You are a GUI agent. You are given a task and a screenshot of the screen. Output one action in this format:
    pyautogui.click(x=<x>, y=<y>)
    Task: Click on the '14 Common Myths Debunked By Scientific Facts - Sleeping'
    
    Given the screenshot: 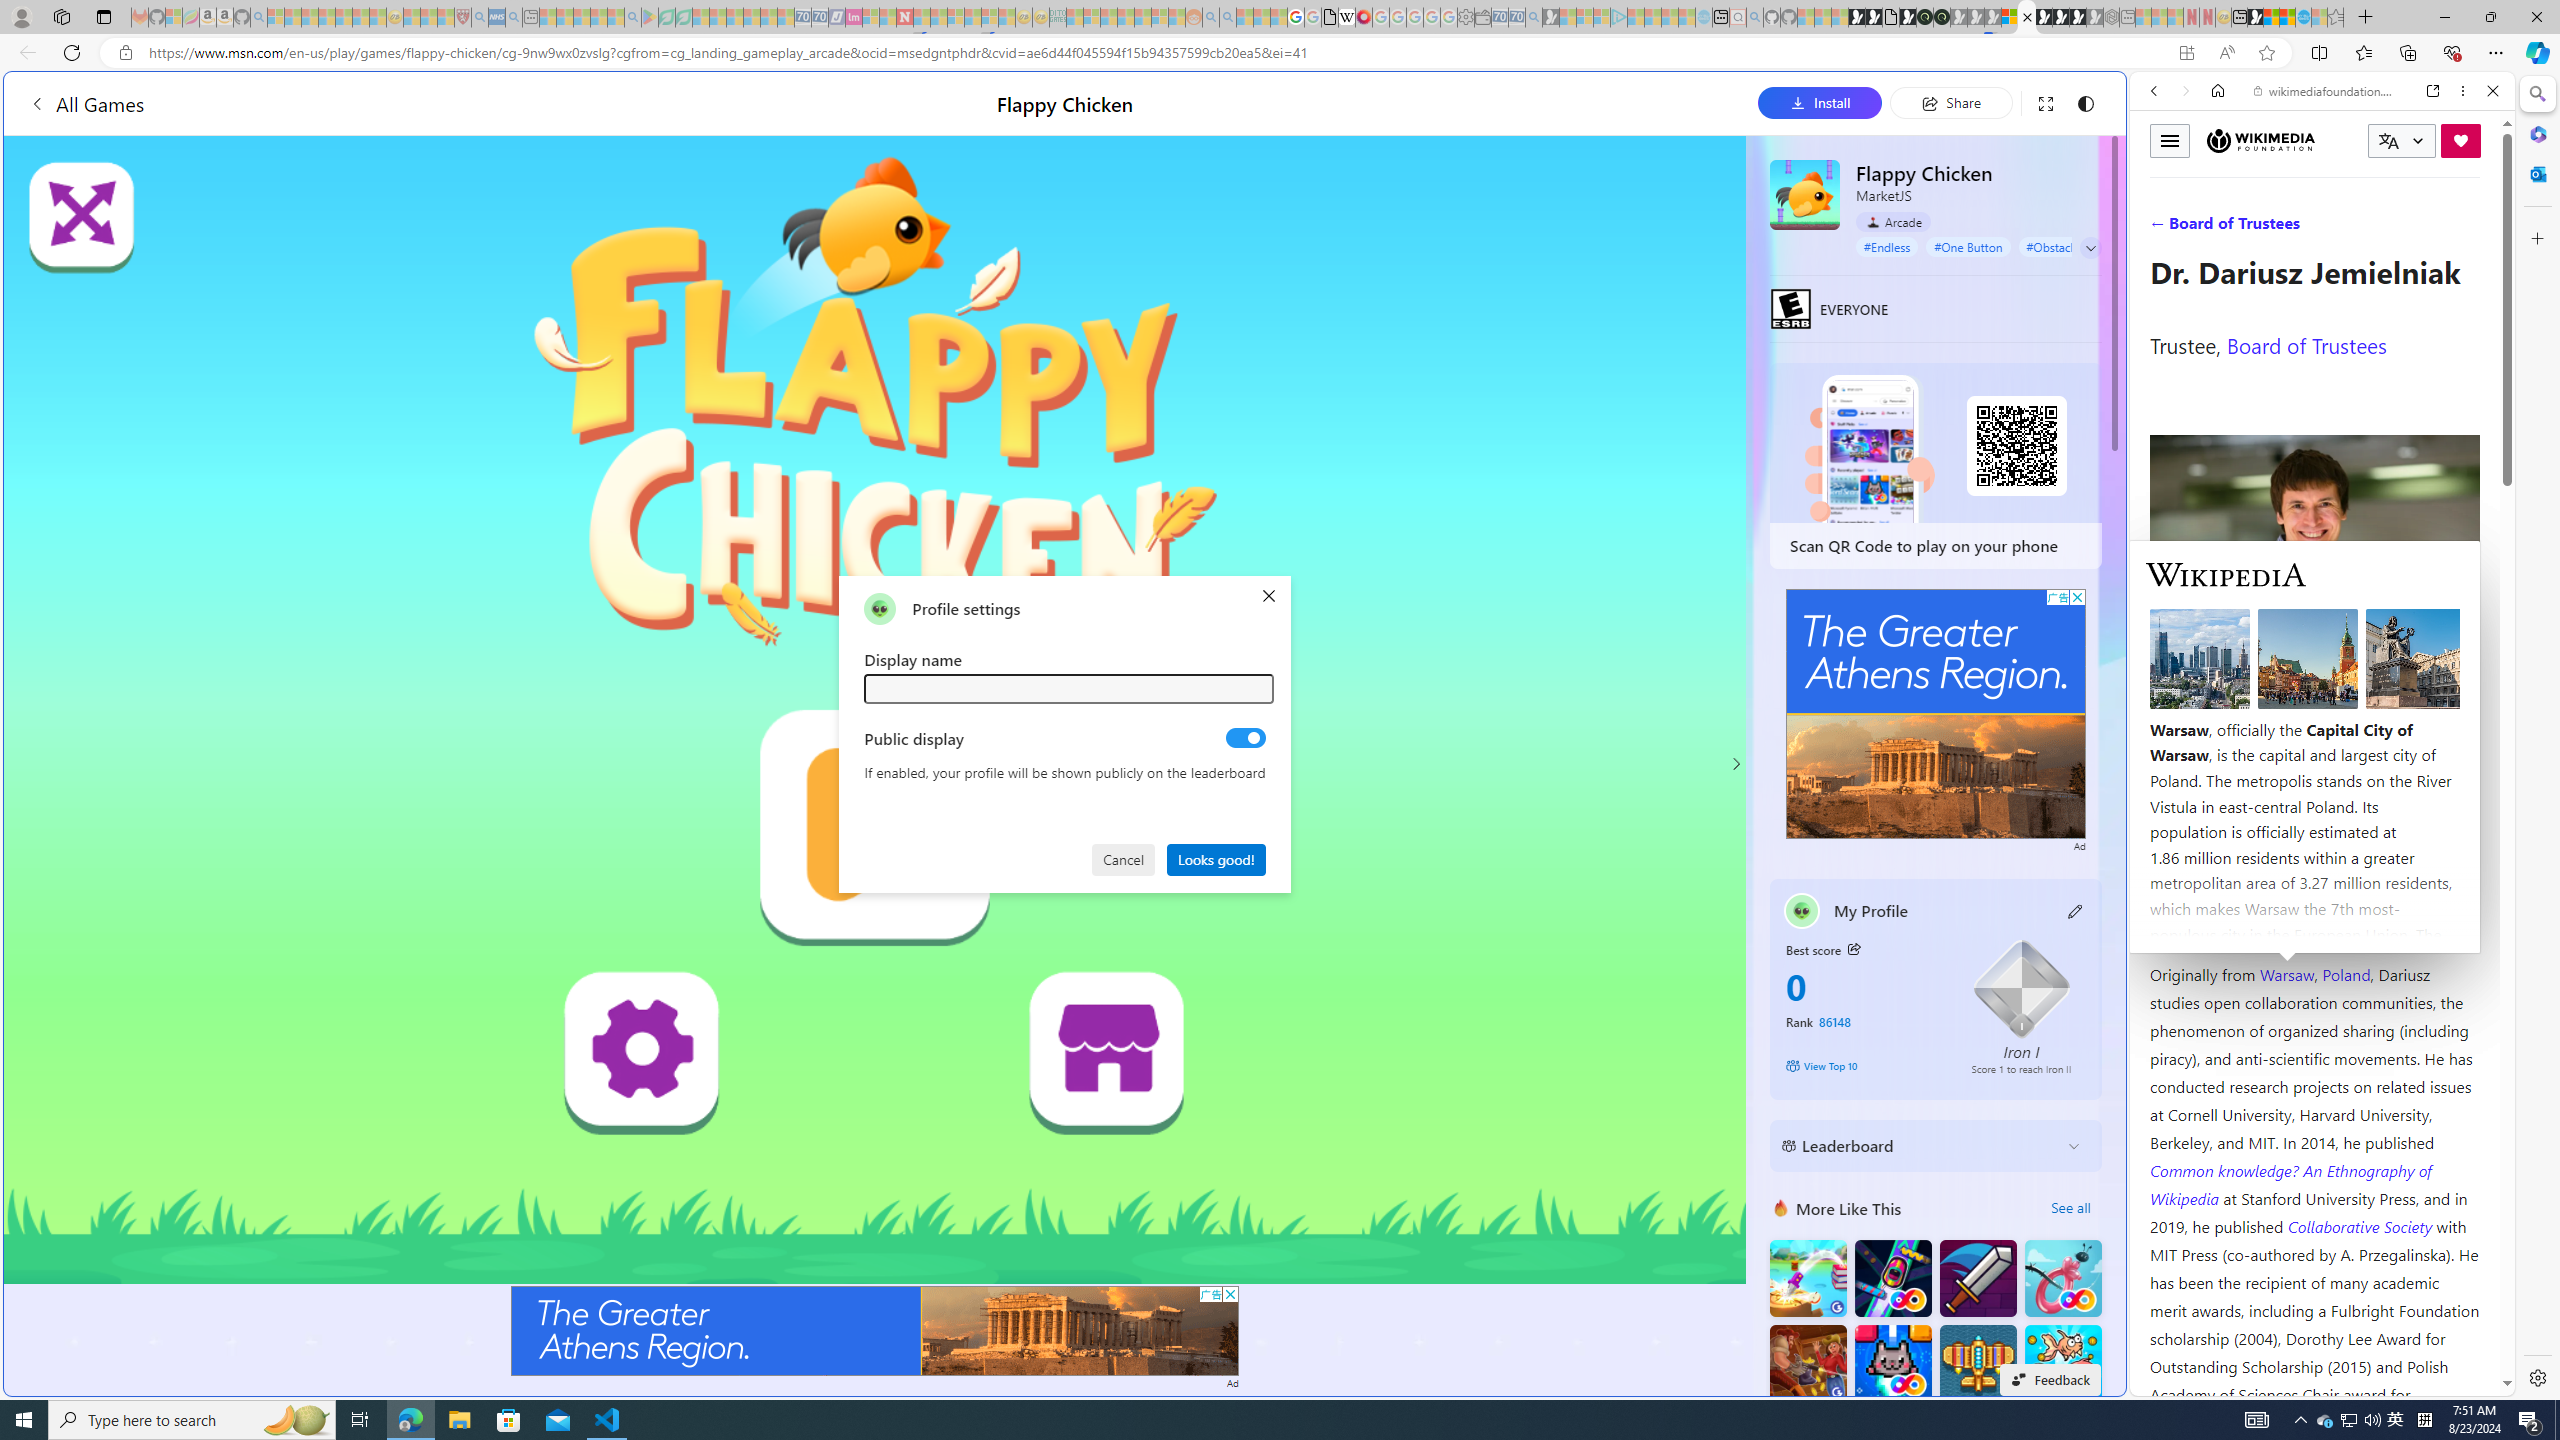 What is the action you would take?
    pyautogui.click(x=937, y=16)
    